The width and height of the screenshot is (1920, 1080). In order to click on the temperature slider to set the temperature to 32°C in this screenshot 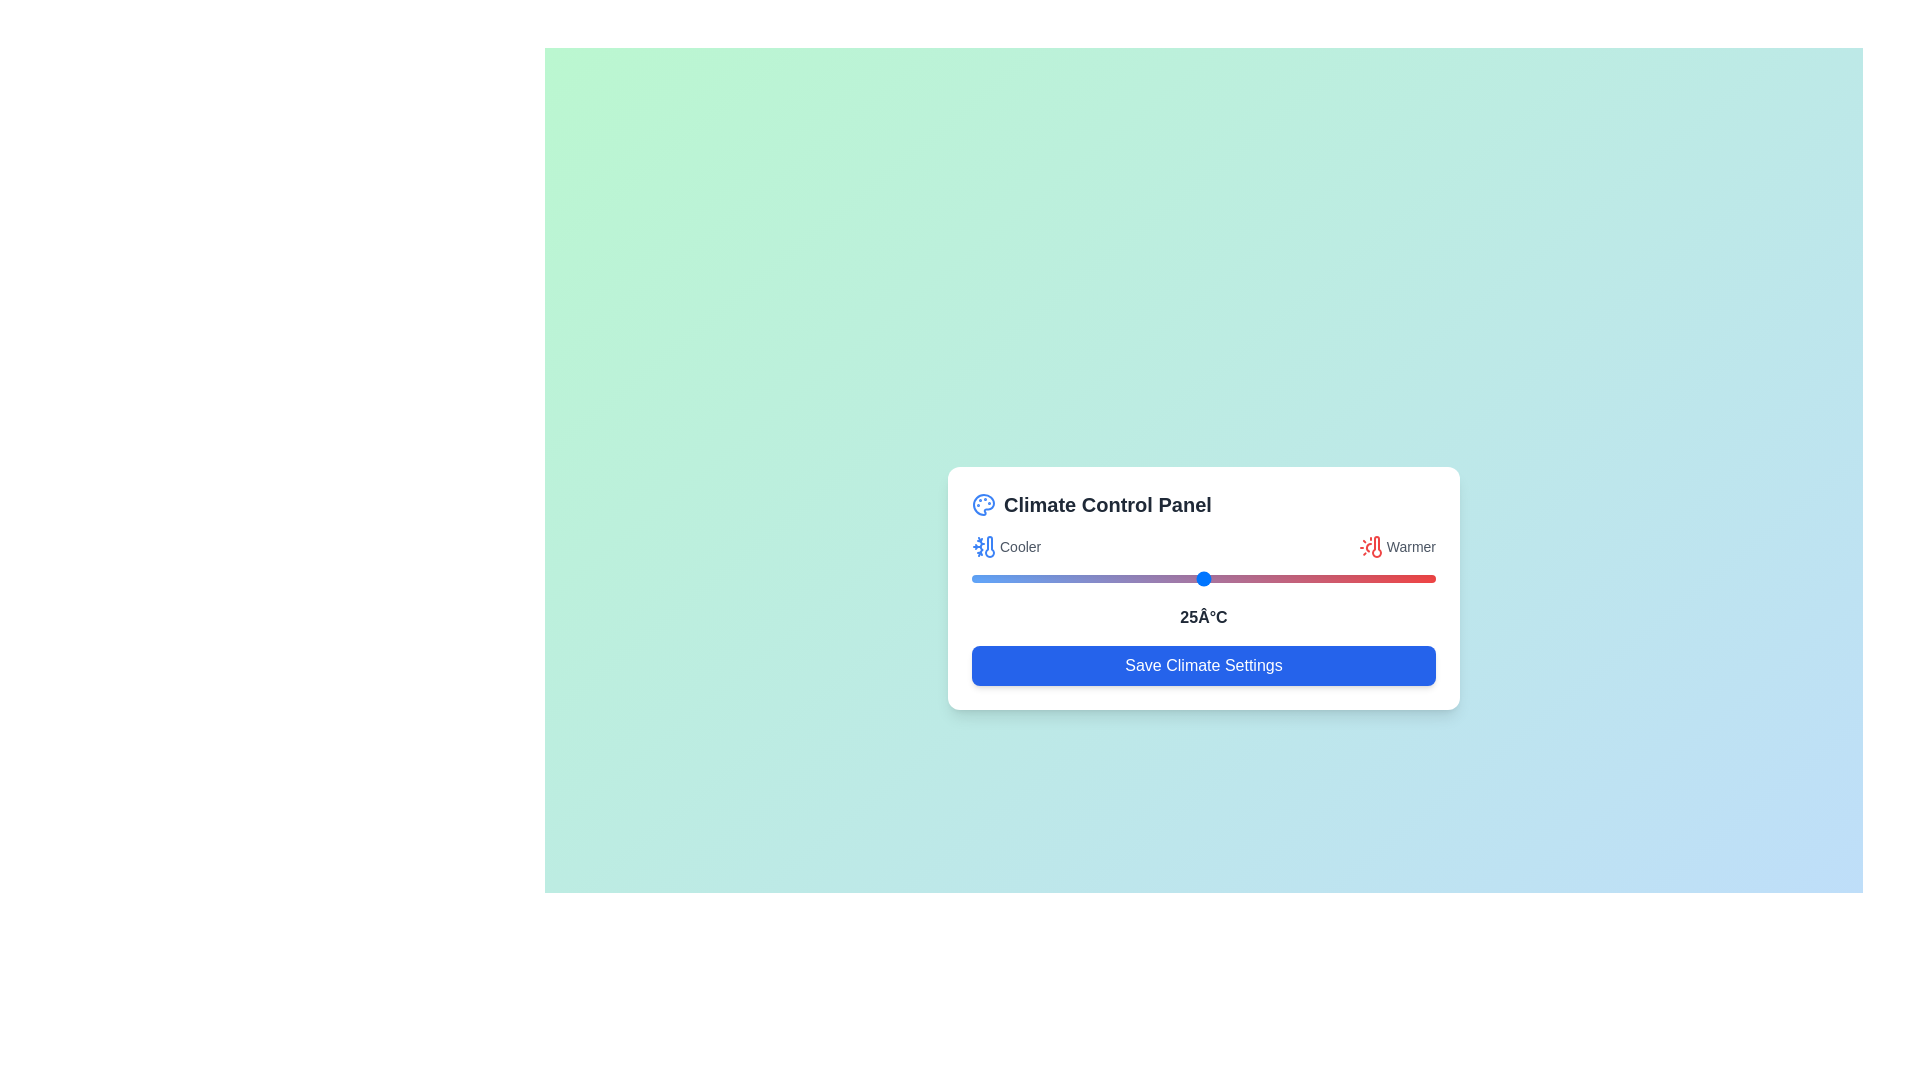, I will do `click(1267, 578)`.